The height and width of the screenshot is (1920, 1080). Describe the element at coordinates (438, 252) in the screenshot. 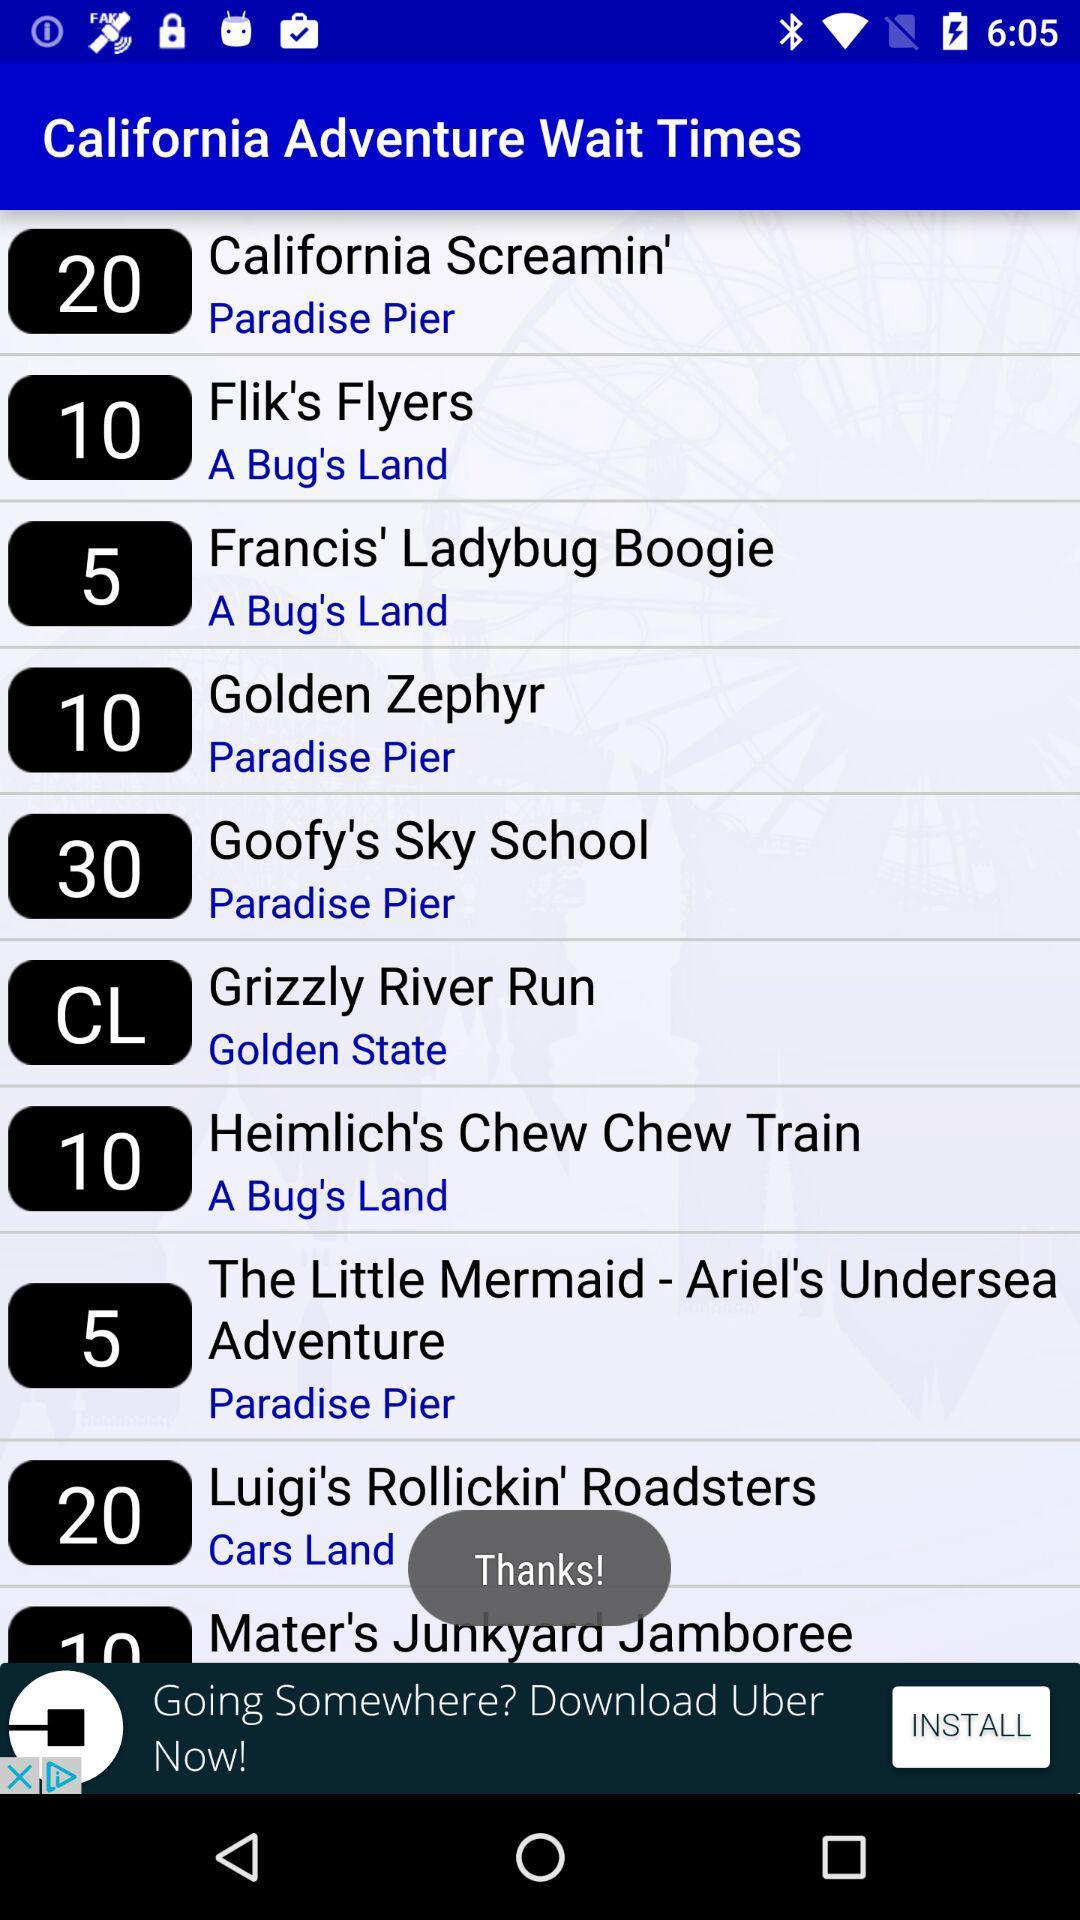

I see `the item next to 20` at that location.